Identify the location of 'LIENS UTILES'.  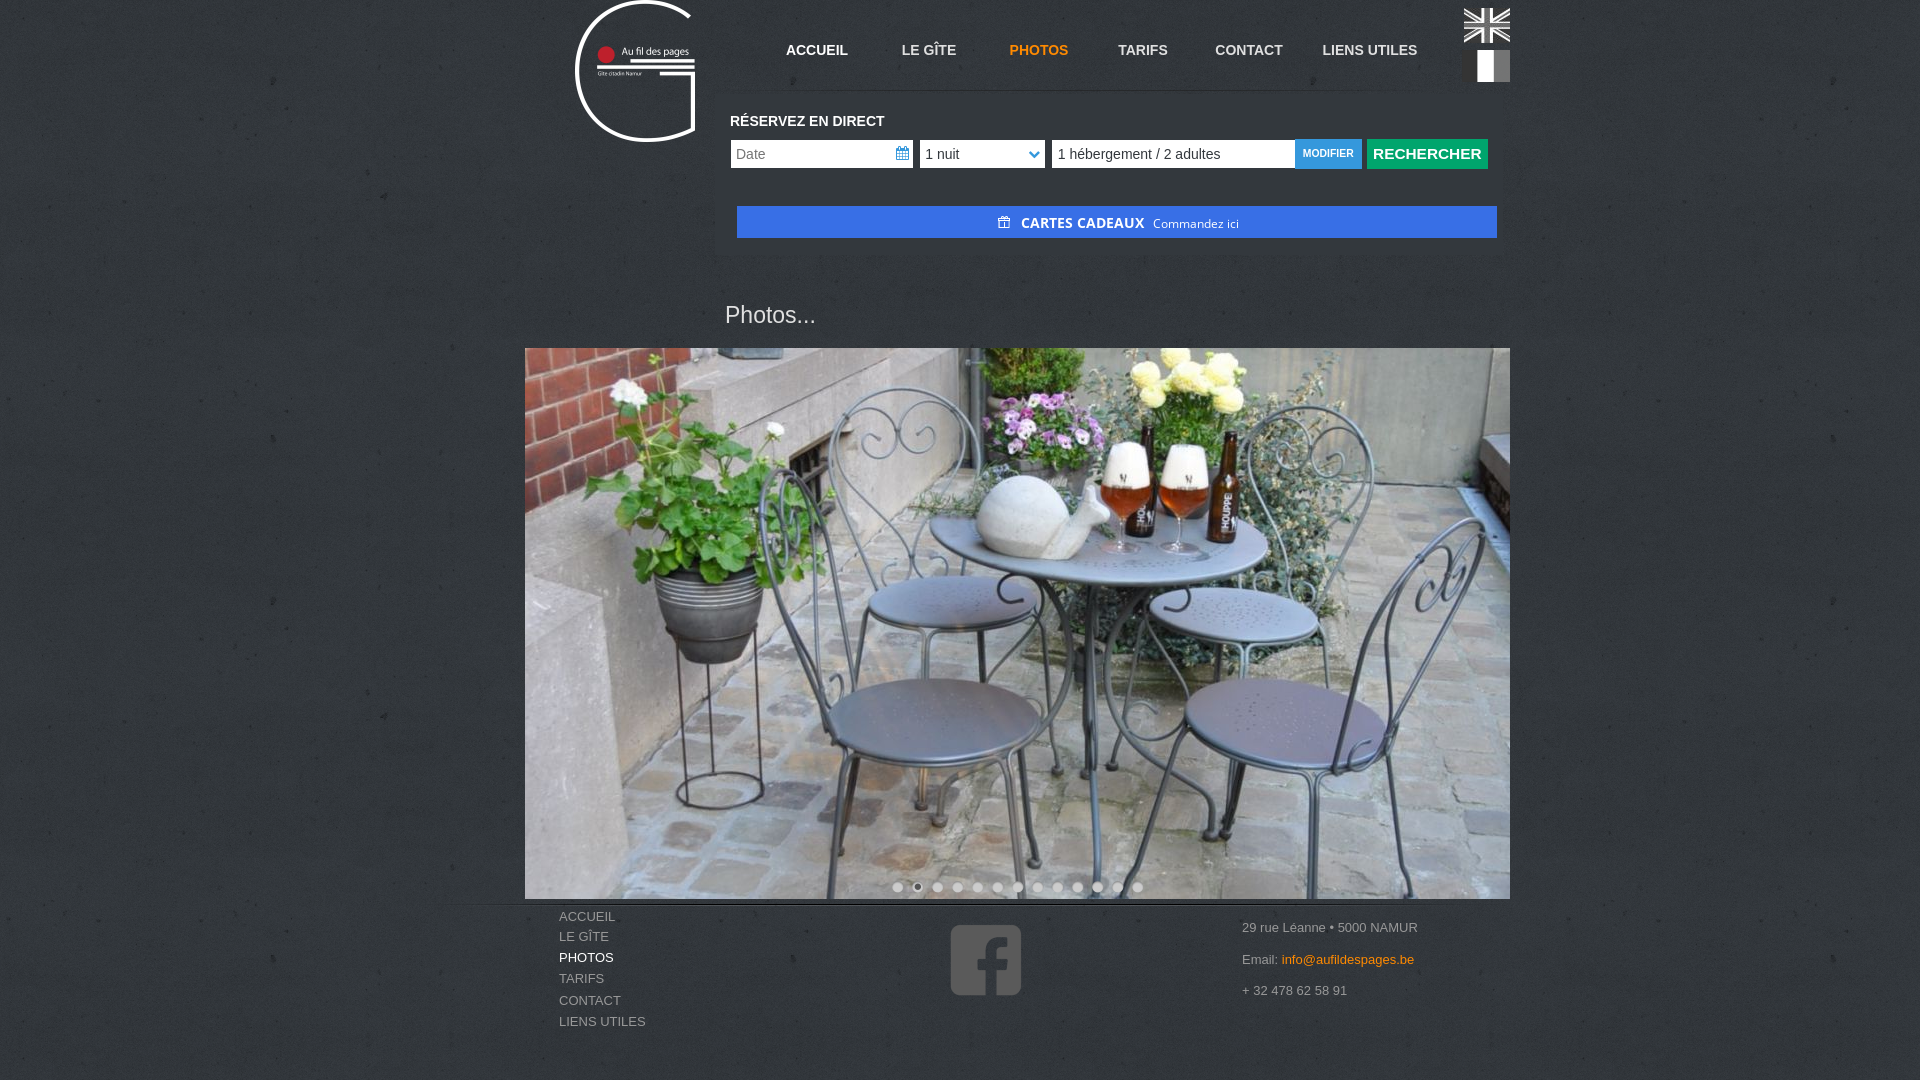
(623, 1021).